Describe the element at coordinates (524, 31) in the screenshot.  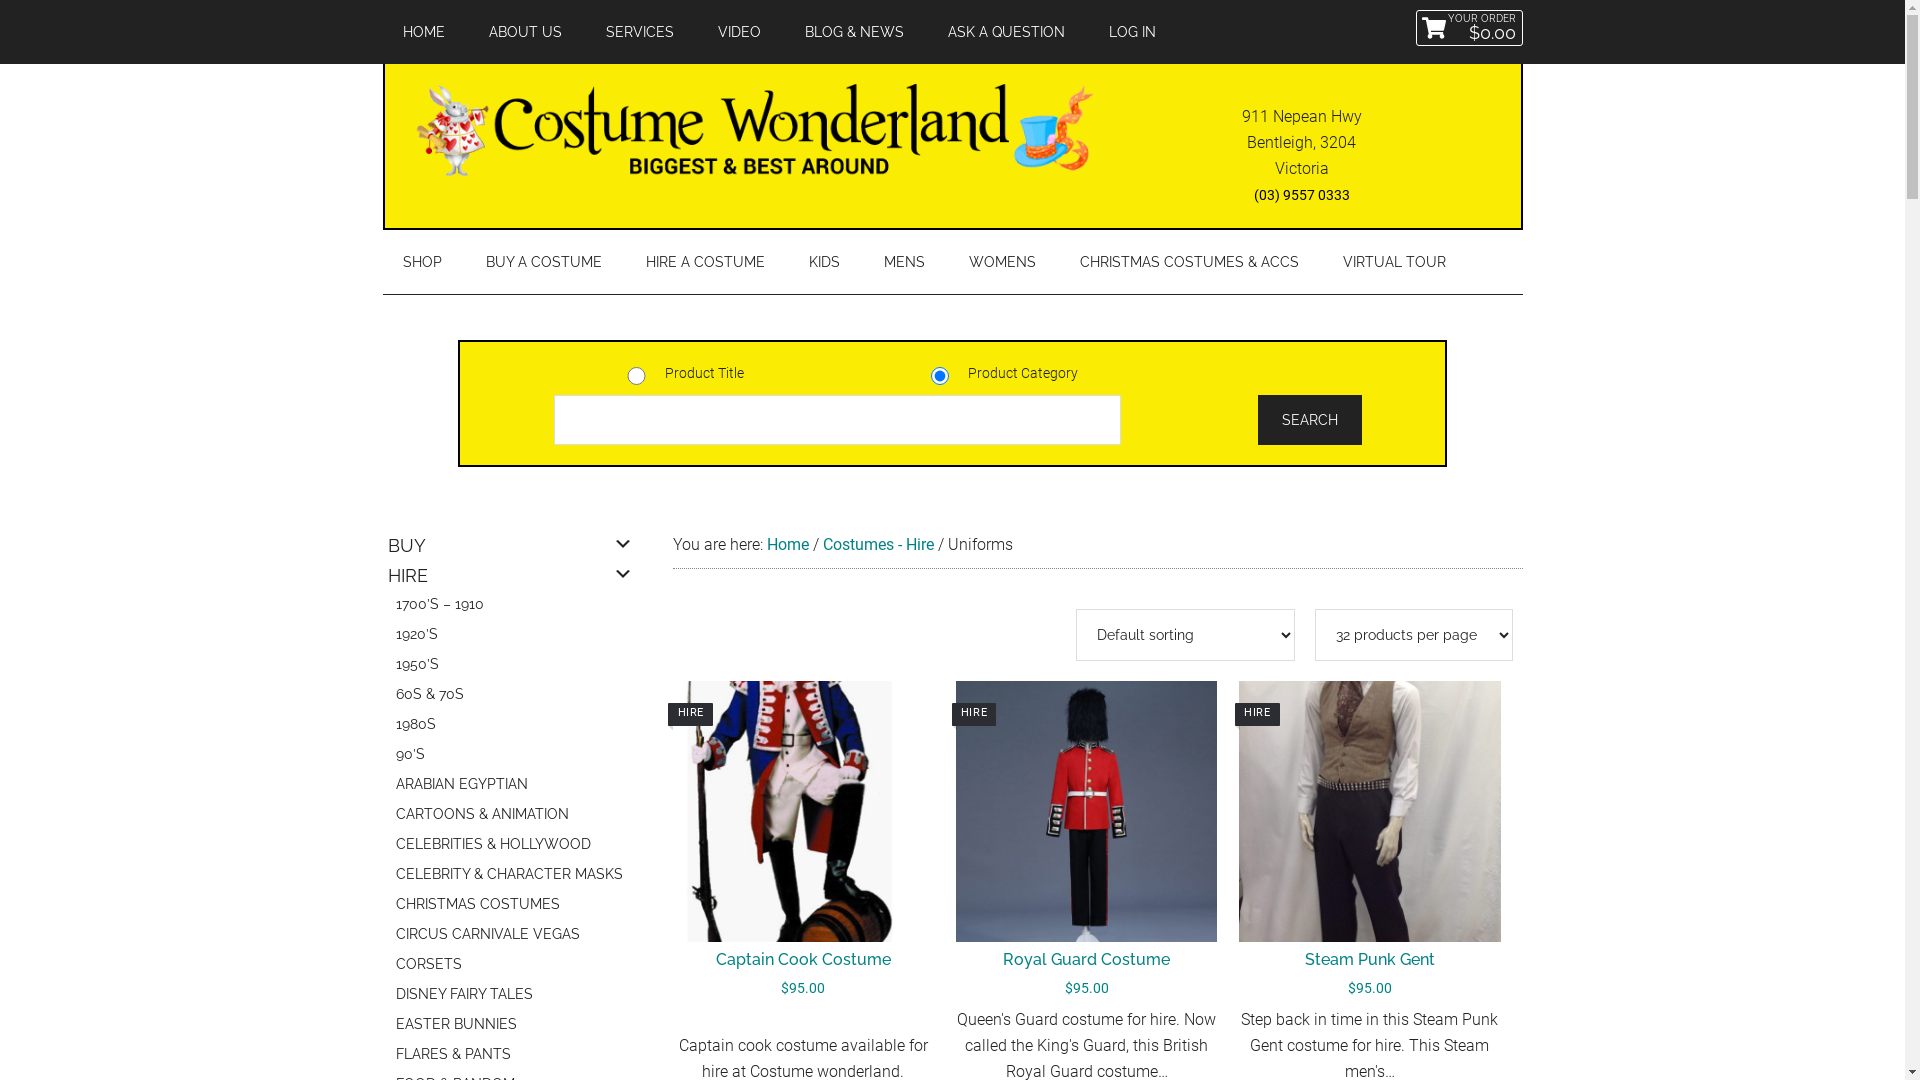
I see `'ABOUT US'` at that location.